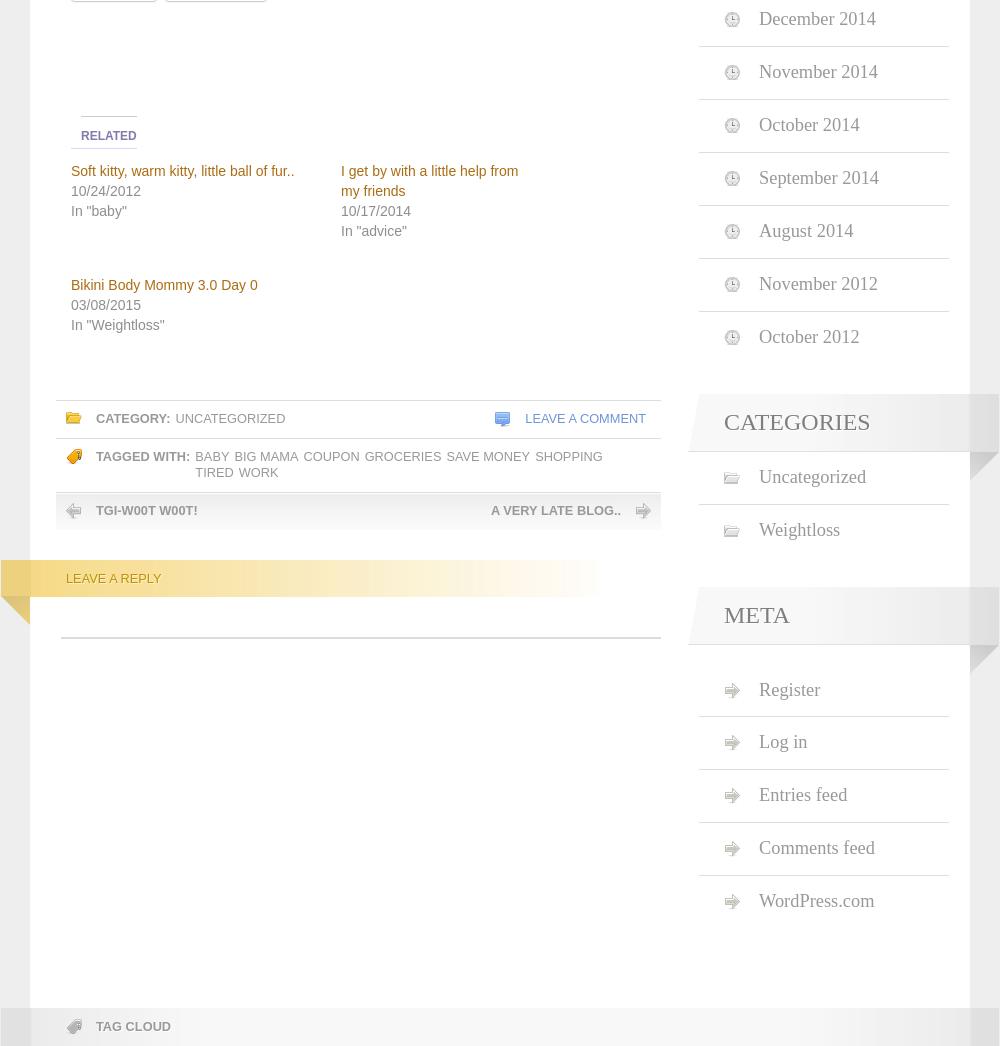 The width and height of the screenshot is (1000, 1046). I want to click on 'save money', so click(487, 454).